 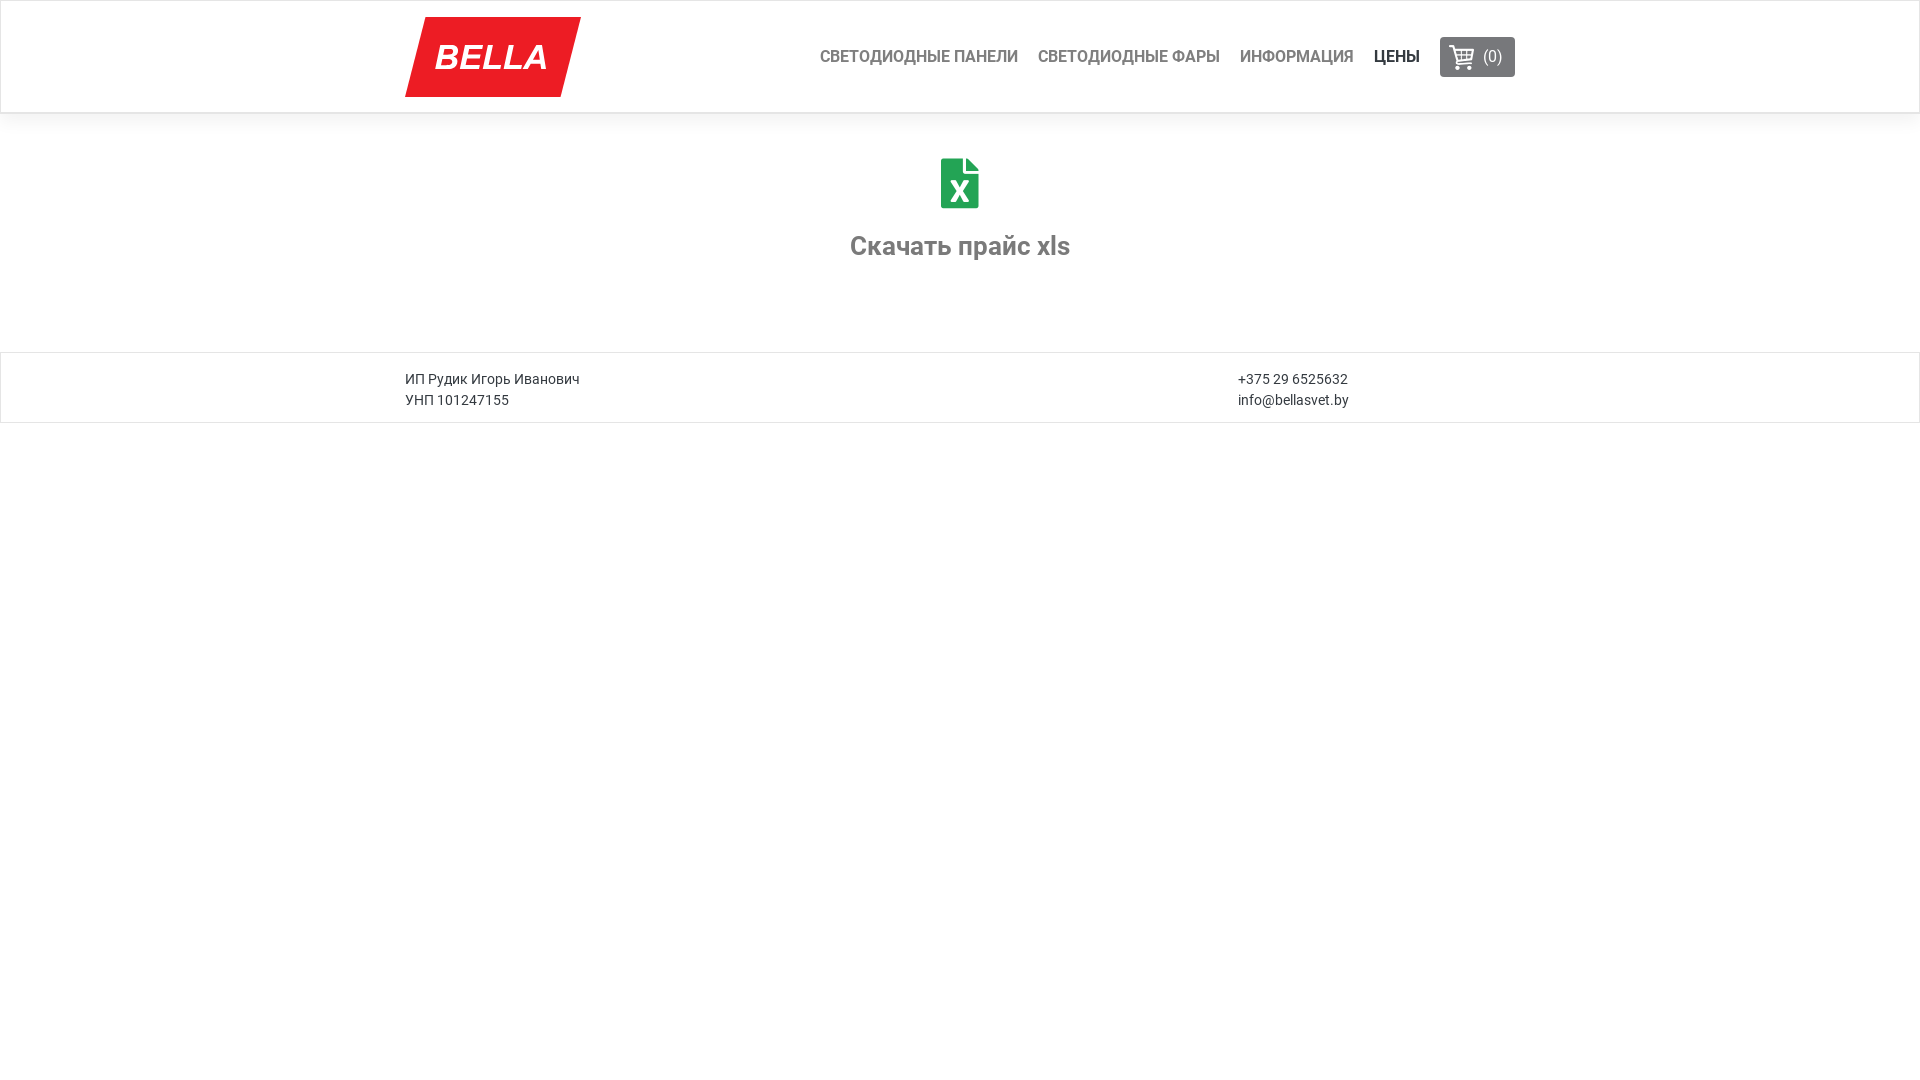 What do you see at coordinates (1477, 56) in the screenshot?
I see `'(0)'` at bounding box center [1477, 56].